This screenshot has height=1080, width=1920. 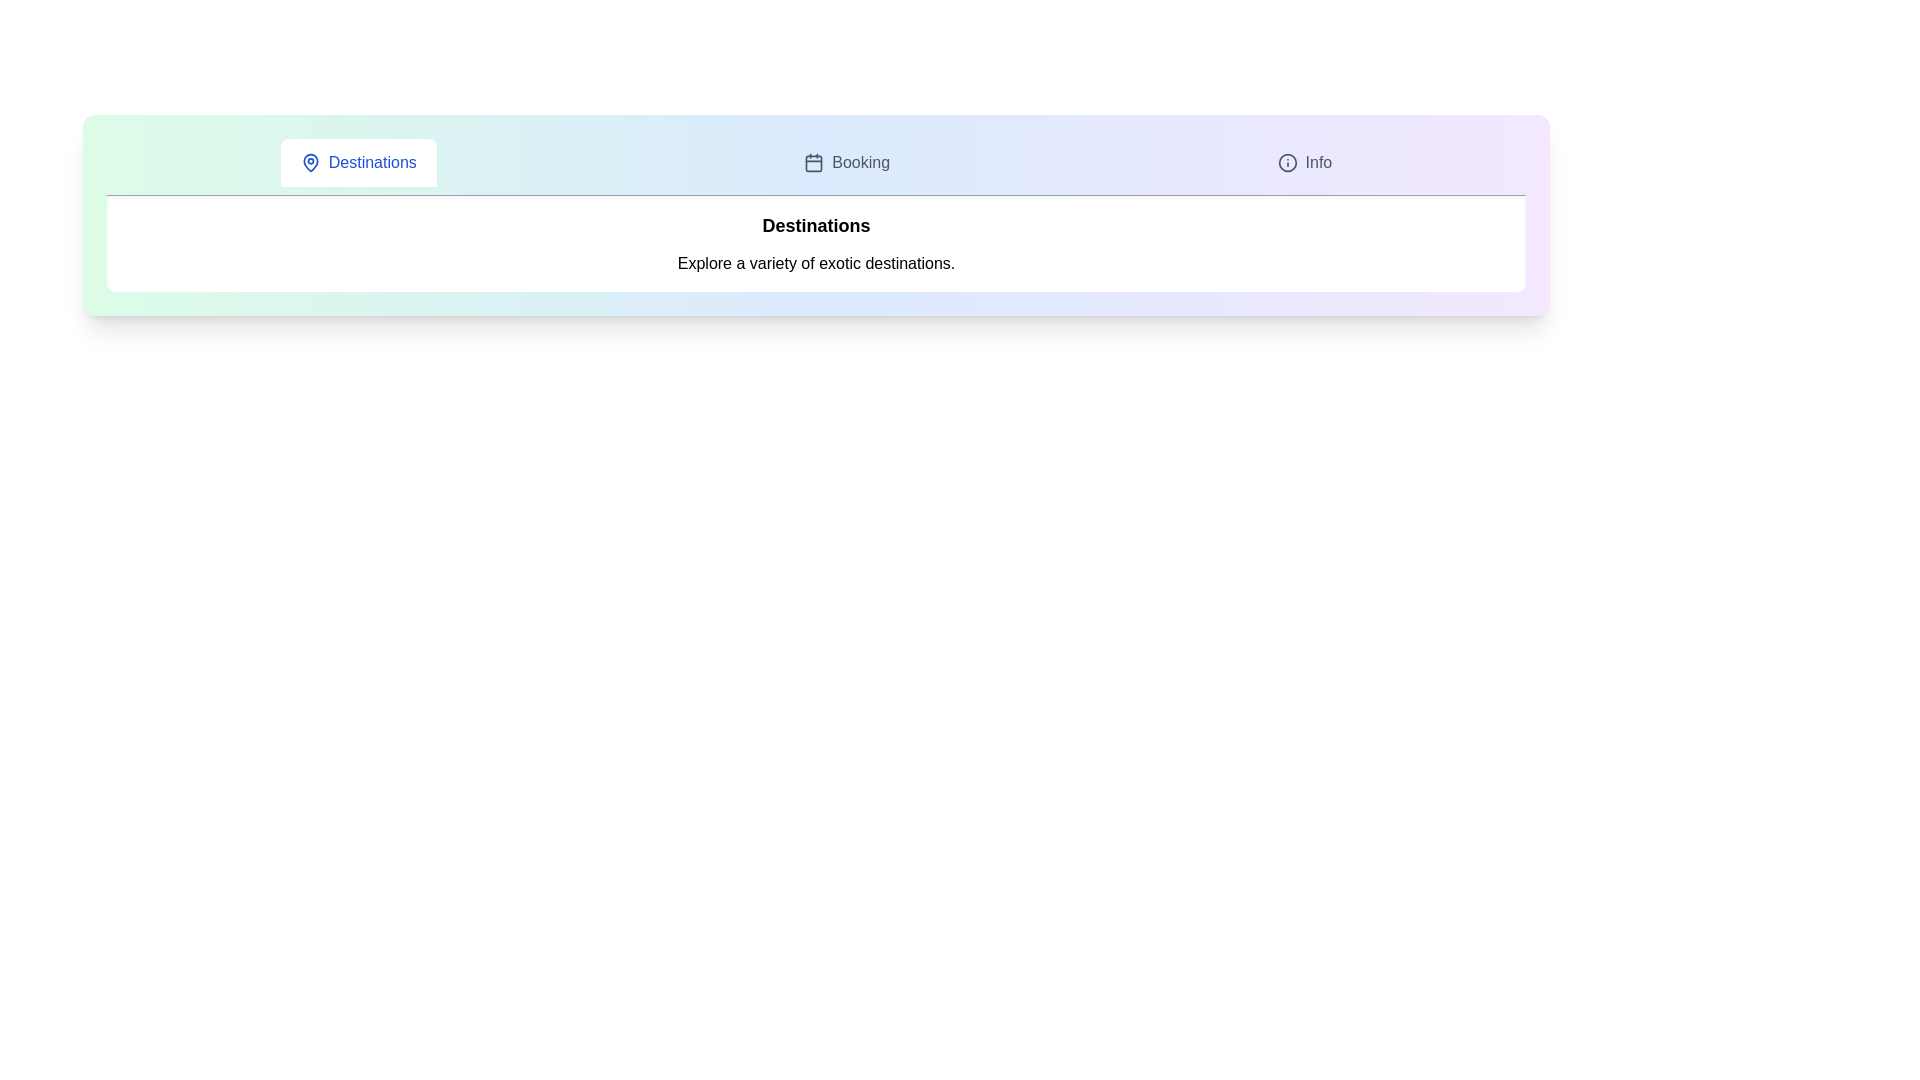 I want to click on the Info tab to read its content, so click(x=1304, y=161).